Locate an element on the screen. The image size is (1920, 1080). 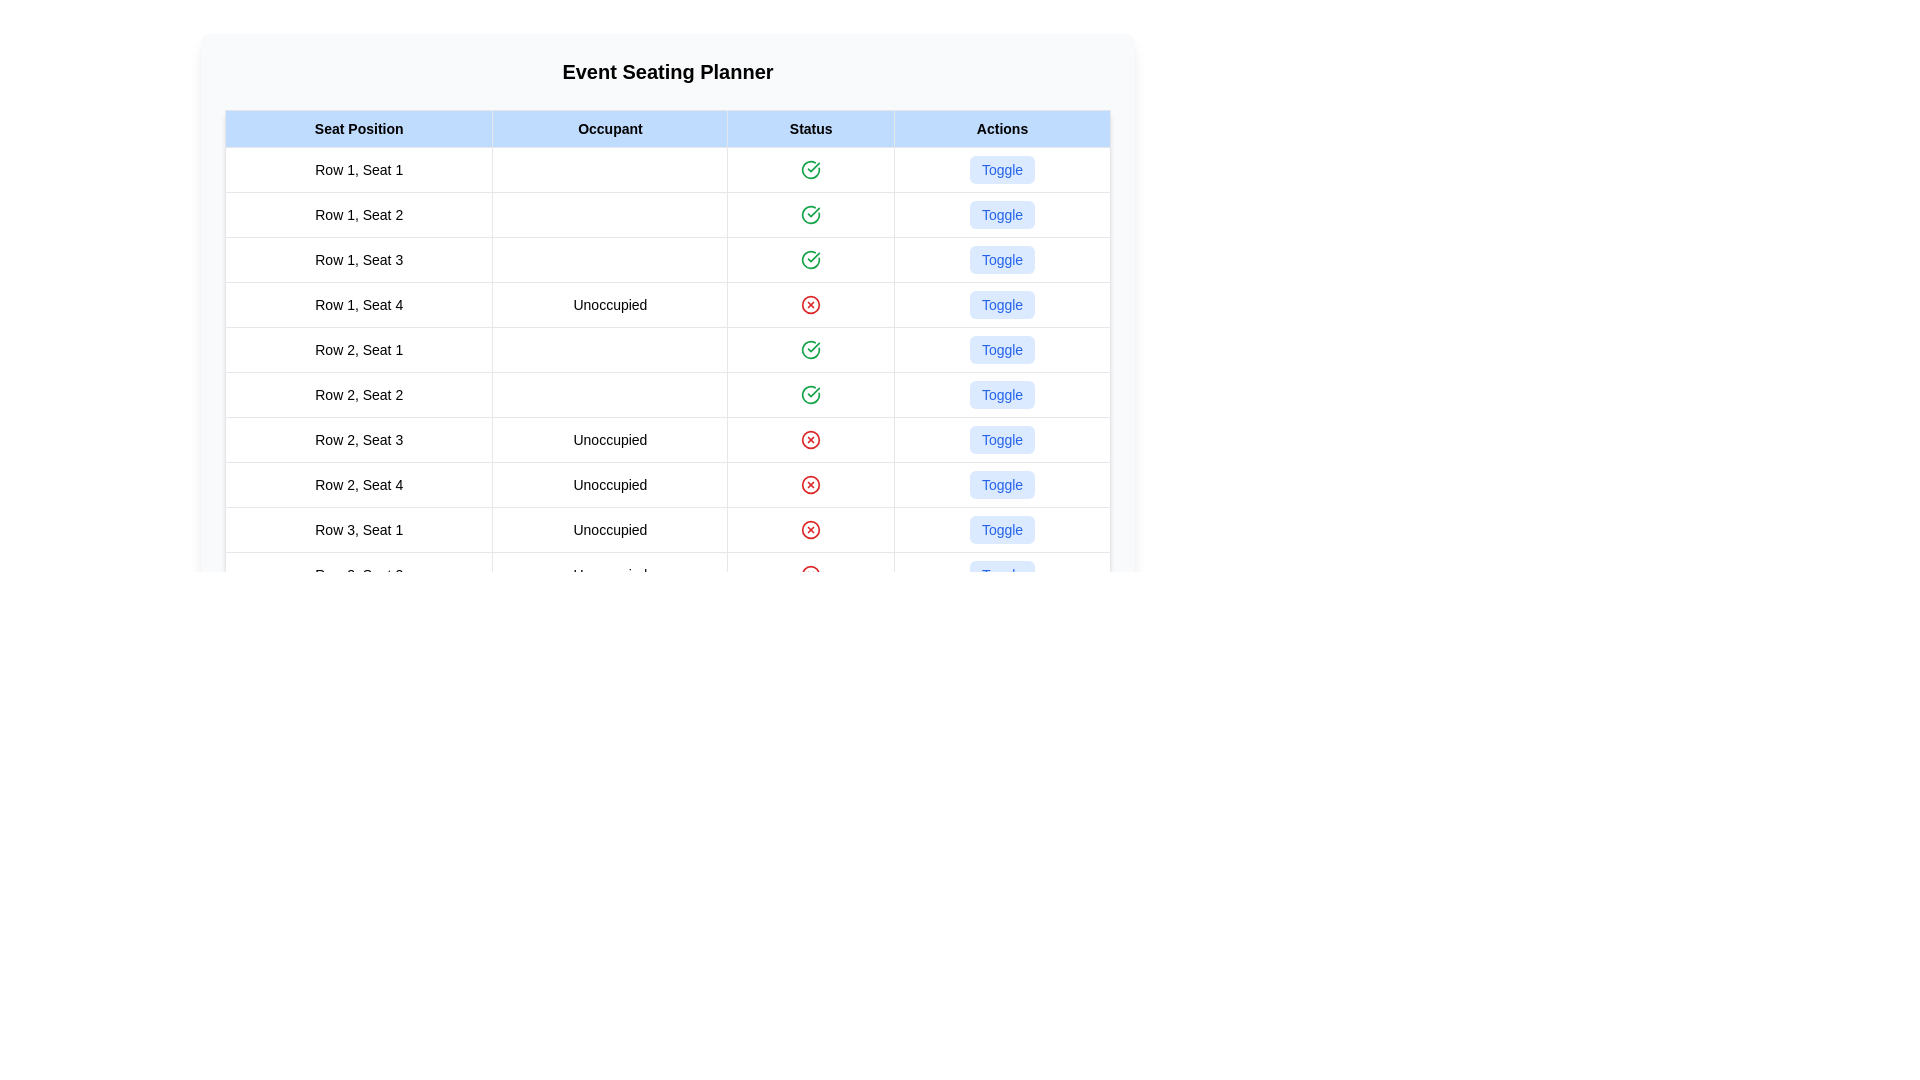
the static text element displaying 'Row 1, Seat 1' within the table cell located in the 'Seat Position' column is located at coordinates (359, 168).